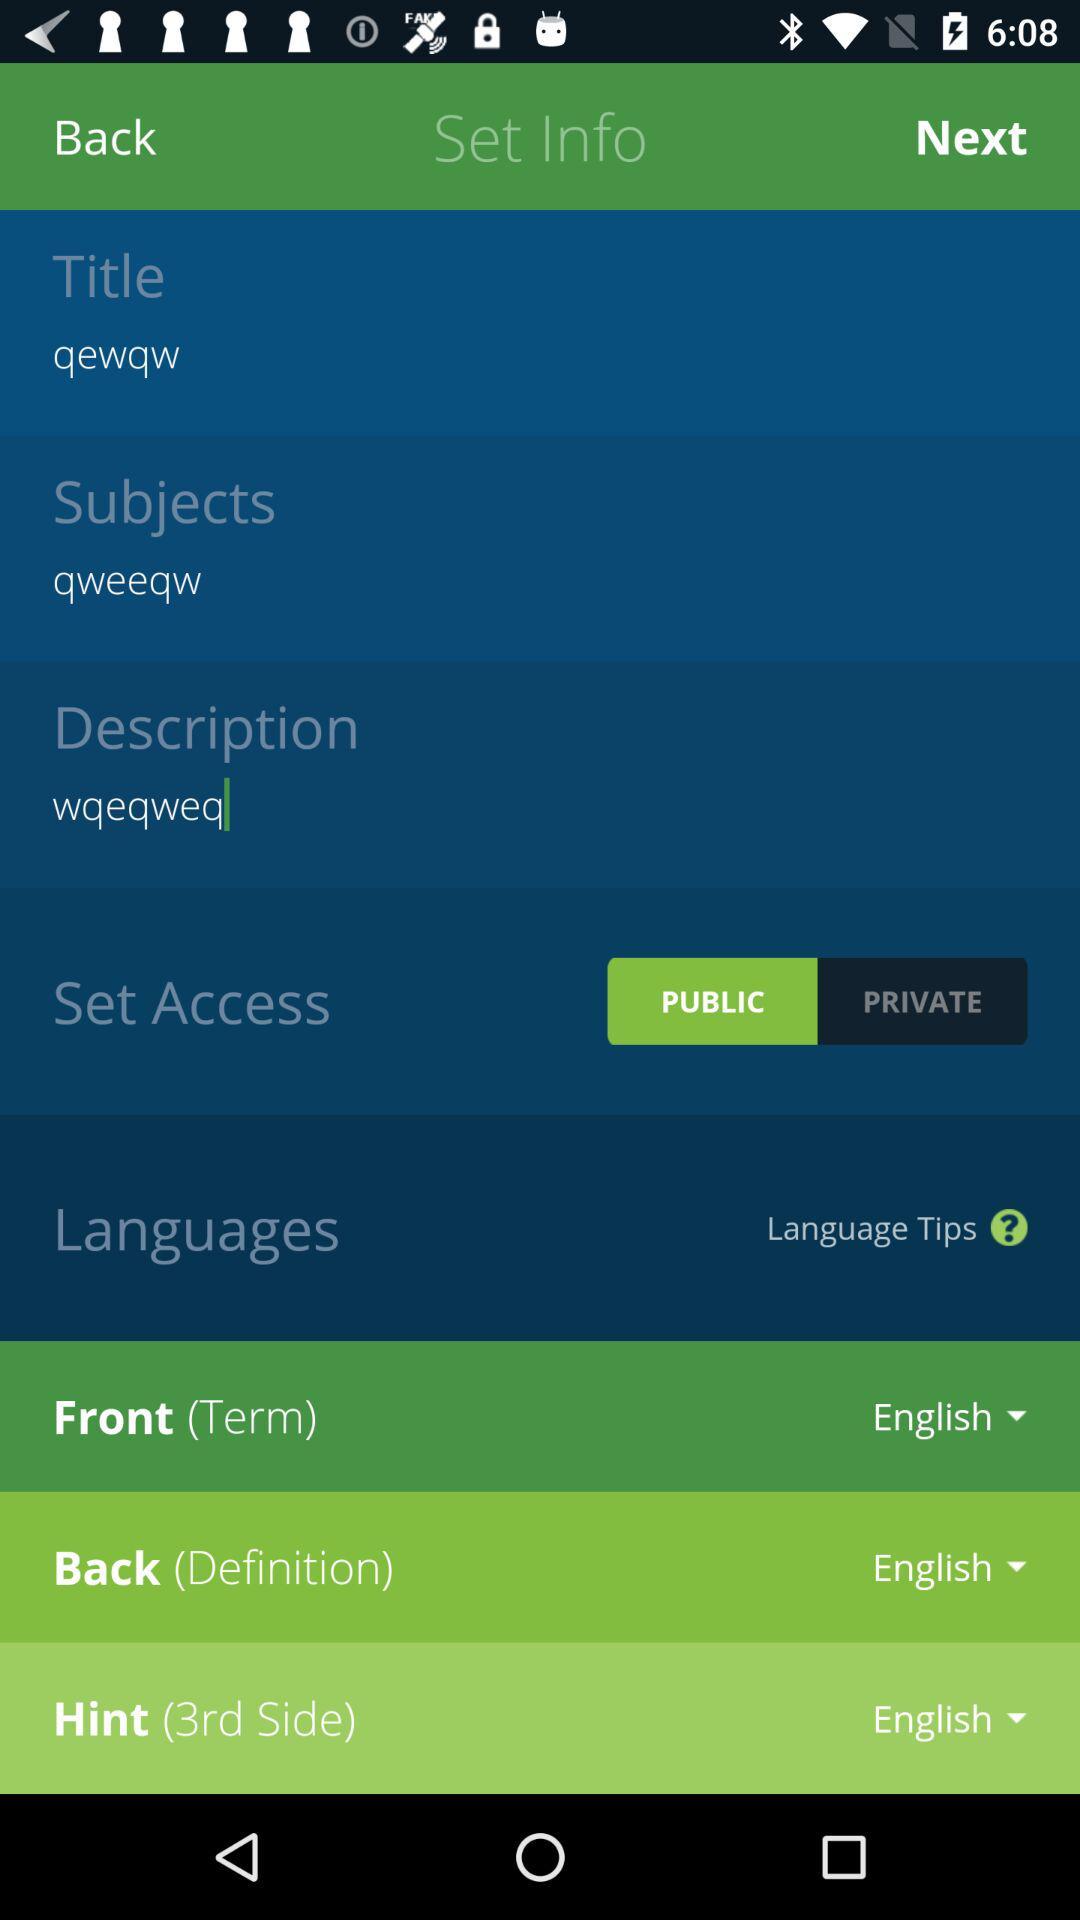 This screenshot has width=1080, height=1920. I want to click on the button next which is to the right side of set info, so click(970, 135).